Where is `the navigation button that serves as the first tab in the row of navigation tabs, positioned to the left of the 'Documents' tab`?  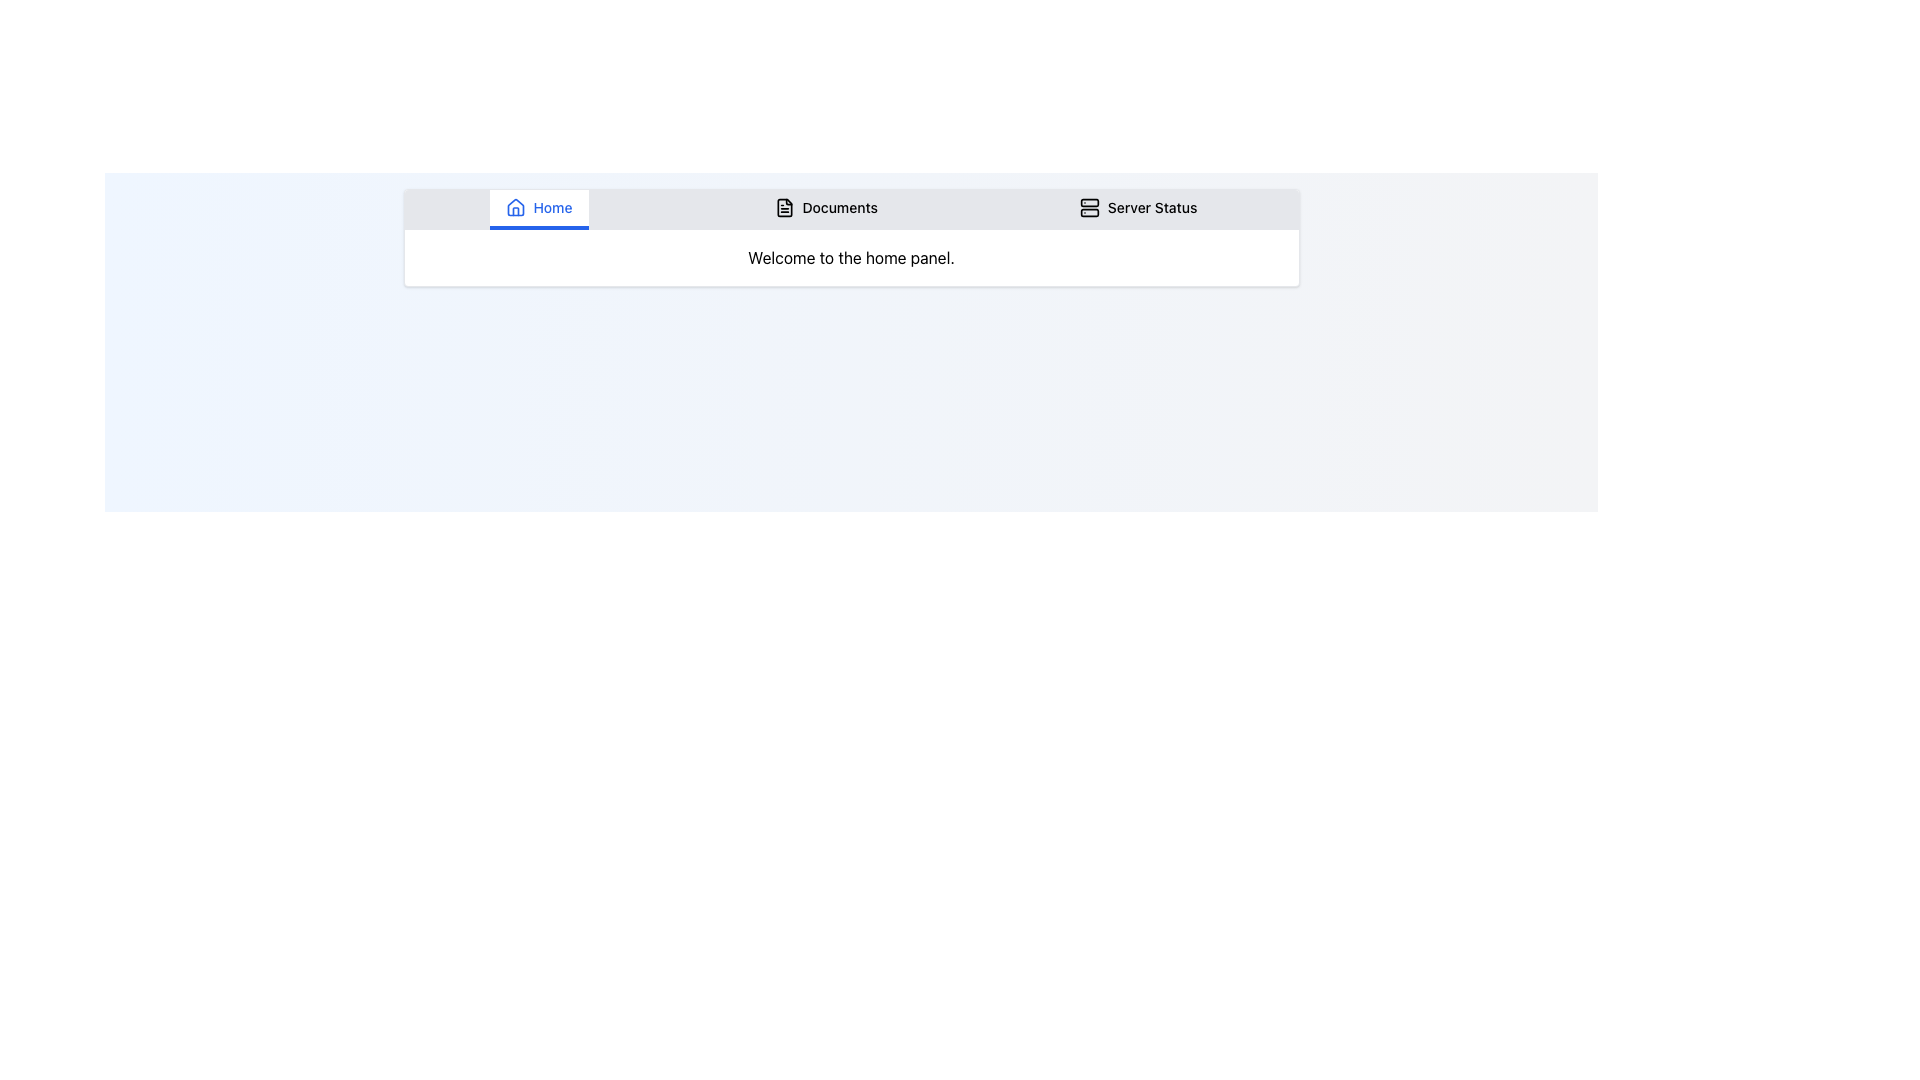
the navigation button that serves as the first tab in the row of navigation tabs, positioned to the left of the 'Documents' tab is located at coordinates (538, 209).